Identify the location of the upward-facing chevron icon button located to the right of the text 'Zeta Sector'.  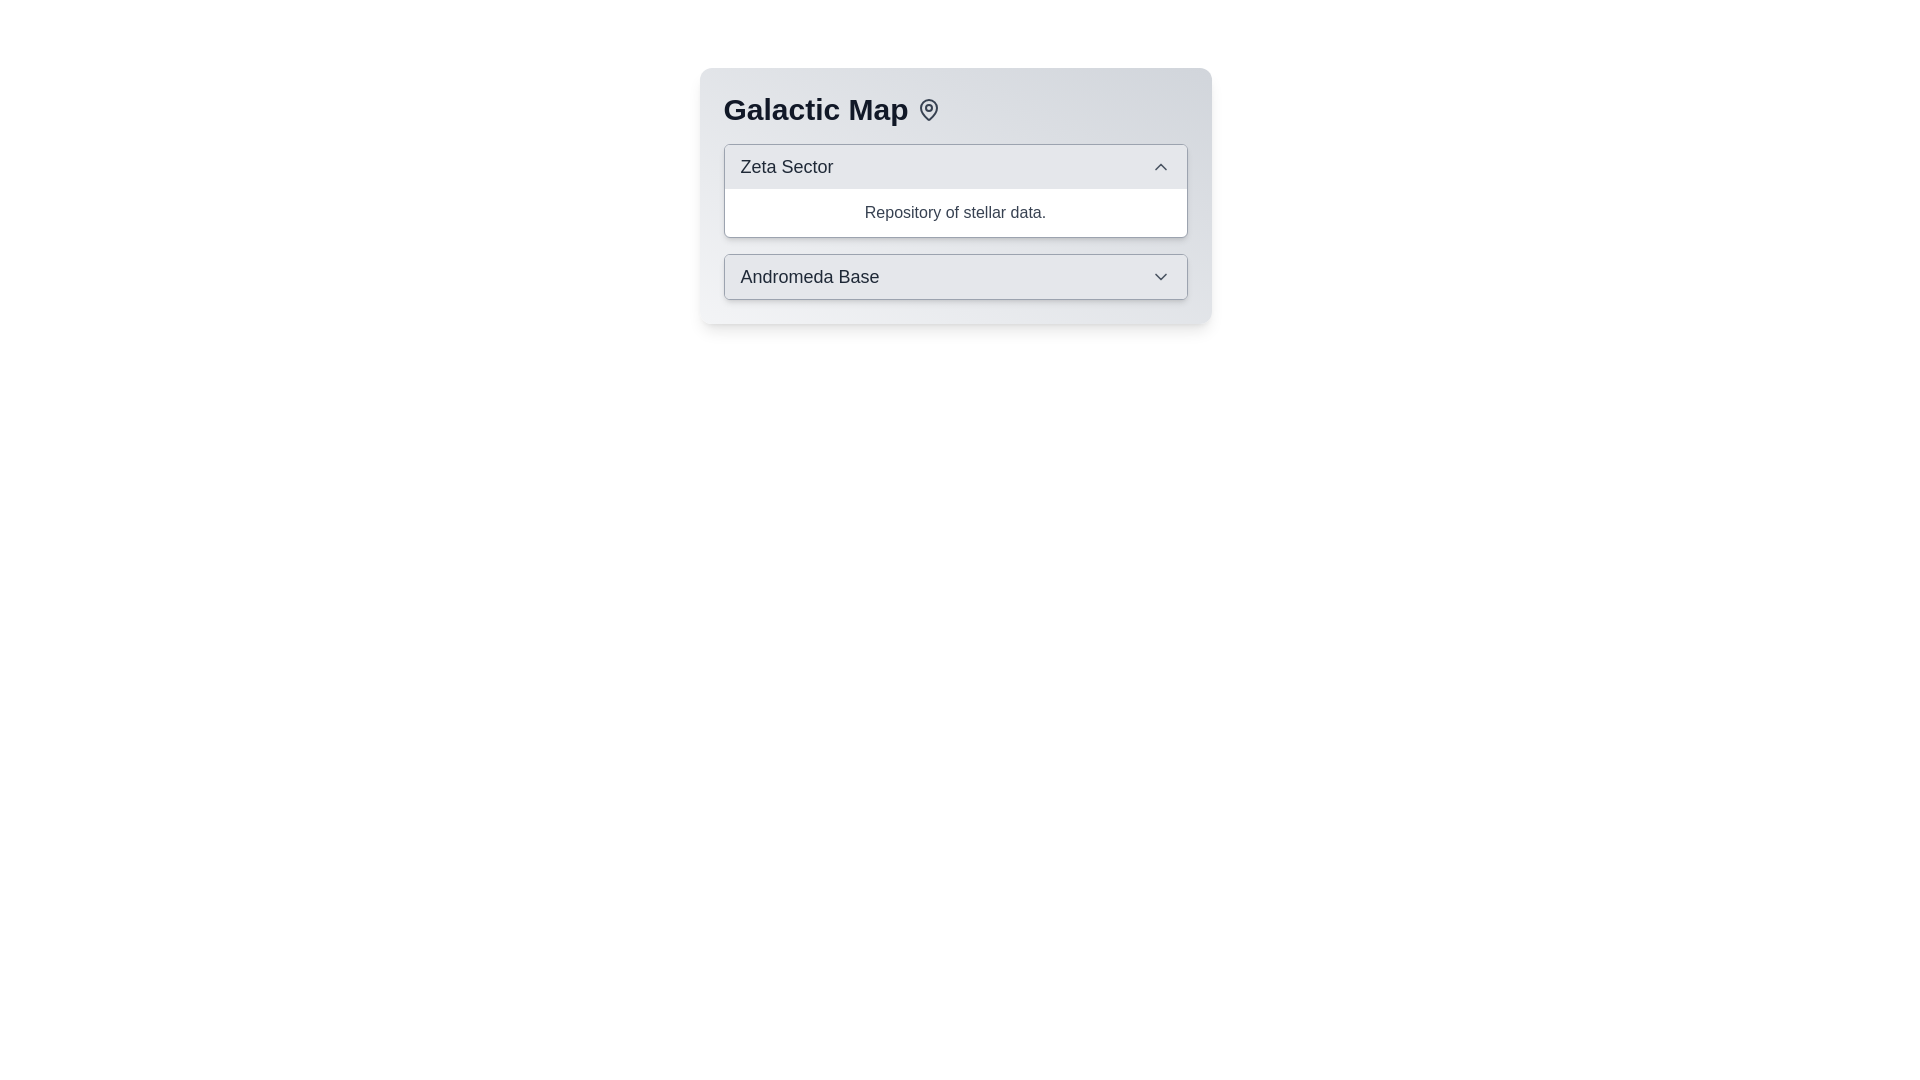
(1160, 165).